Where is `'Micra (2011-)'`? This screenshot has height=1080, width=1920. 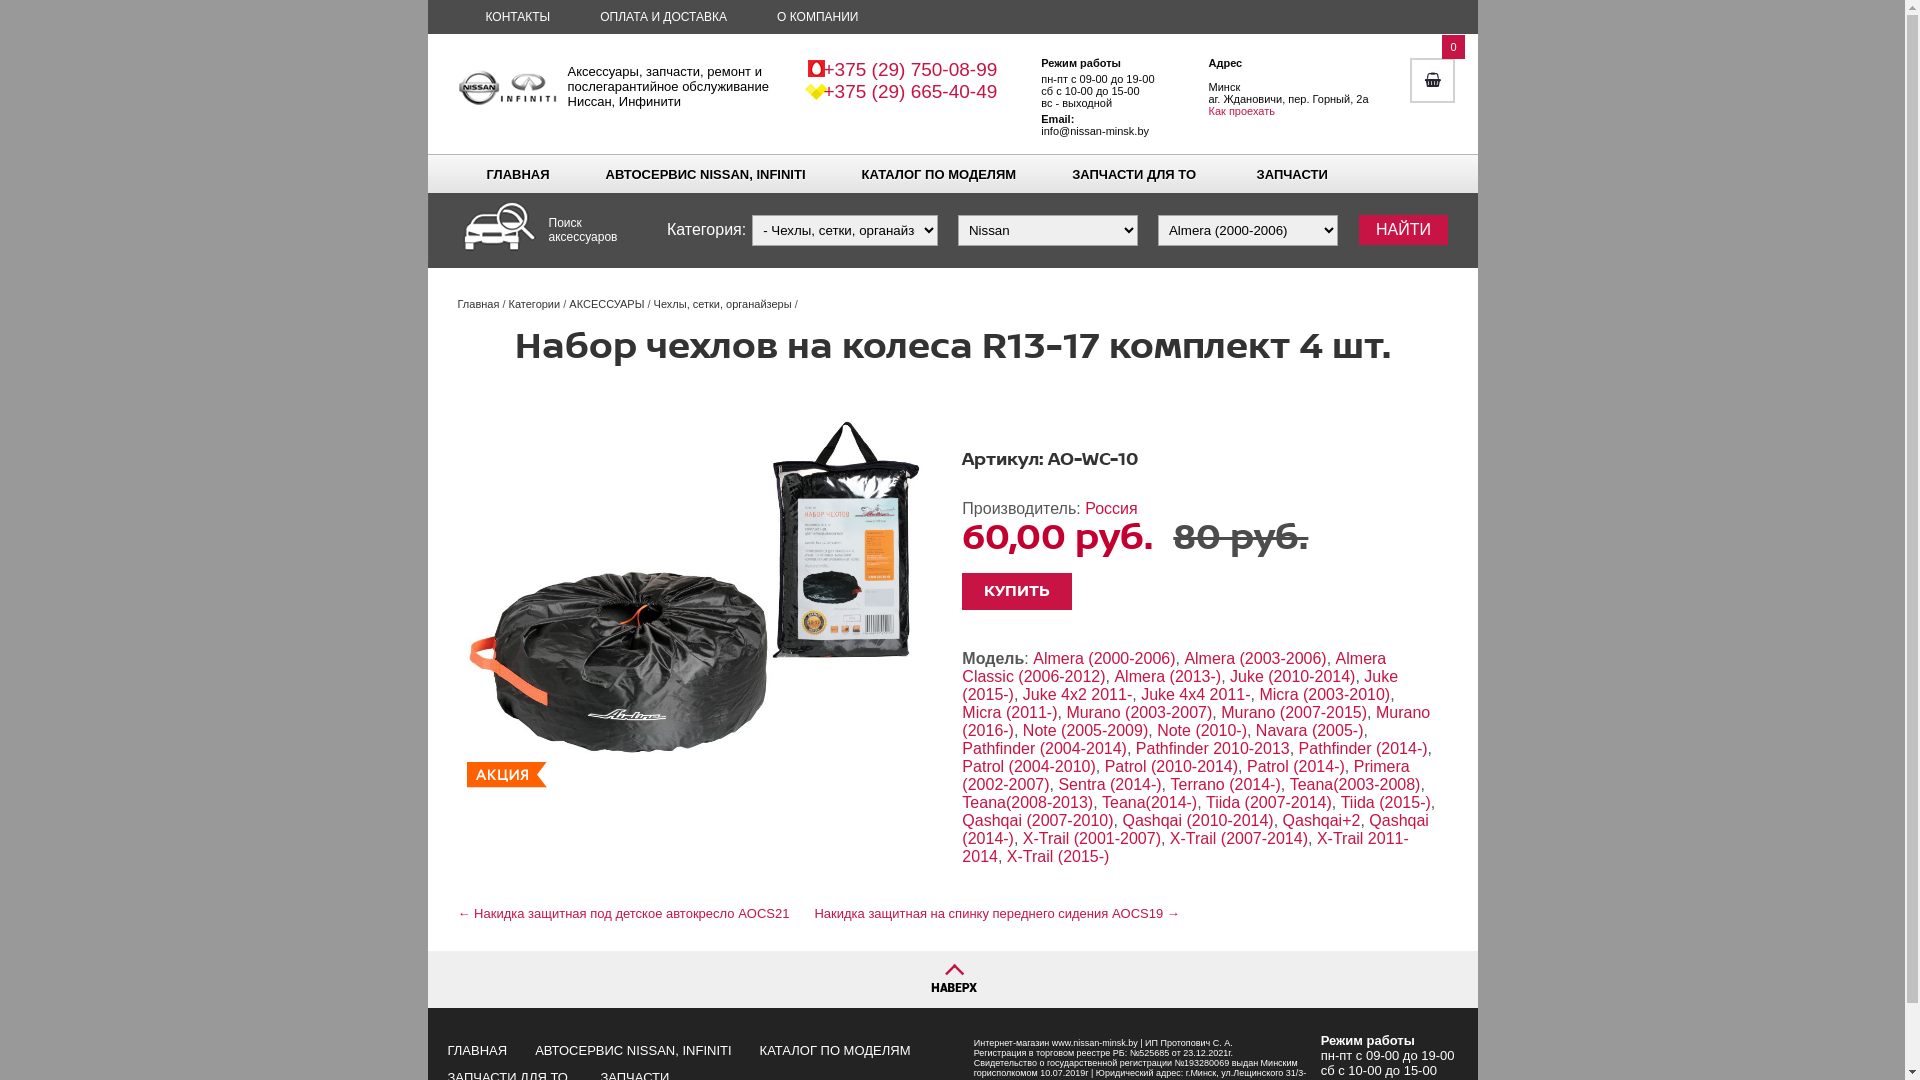
'Micra (2011-)' is located at coordinates (1009, 711).